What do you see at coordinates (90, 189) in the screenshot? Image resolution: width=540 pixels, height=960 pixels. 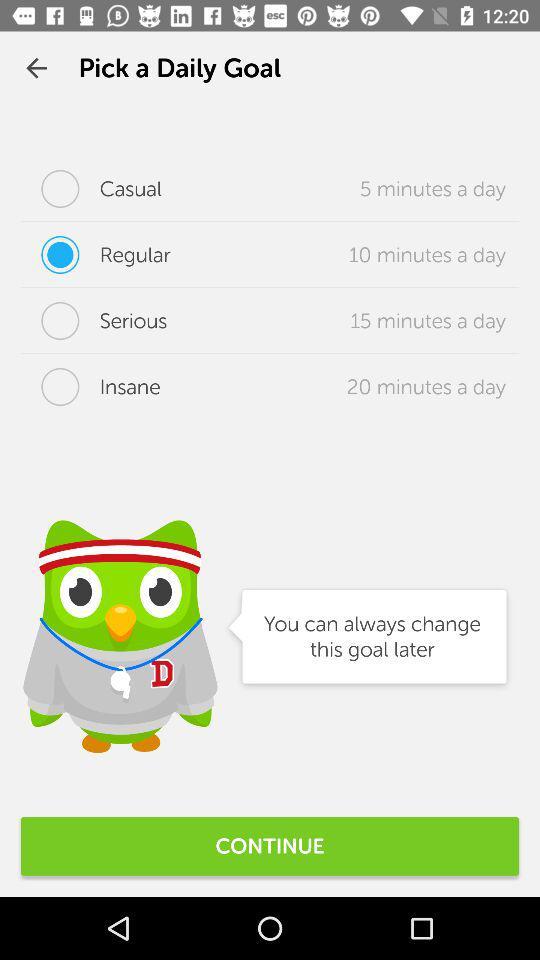 I see `casual` at bounding box center [90, 189].